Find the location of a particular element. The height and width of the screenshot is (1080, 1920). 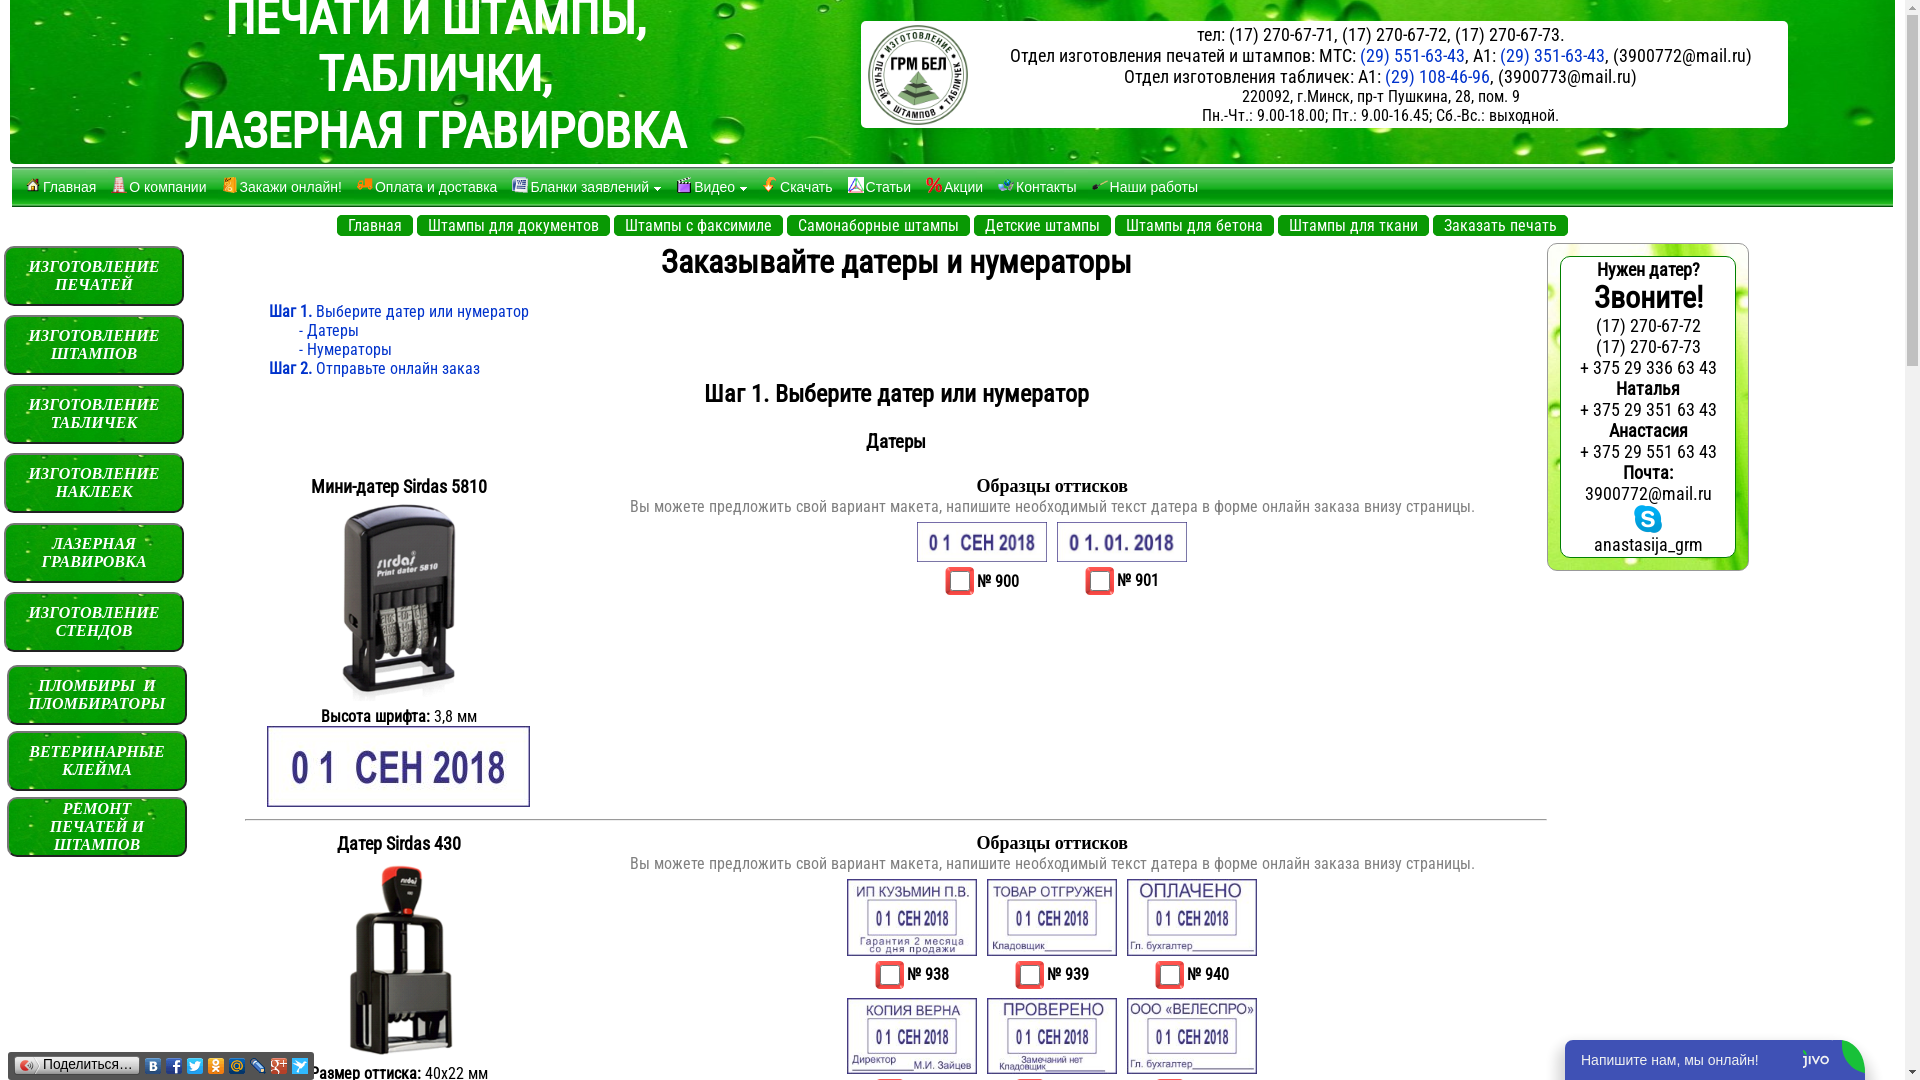

'skype' is located at coordinates (1647, 518).